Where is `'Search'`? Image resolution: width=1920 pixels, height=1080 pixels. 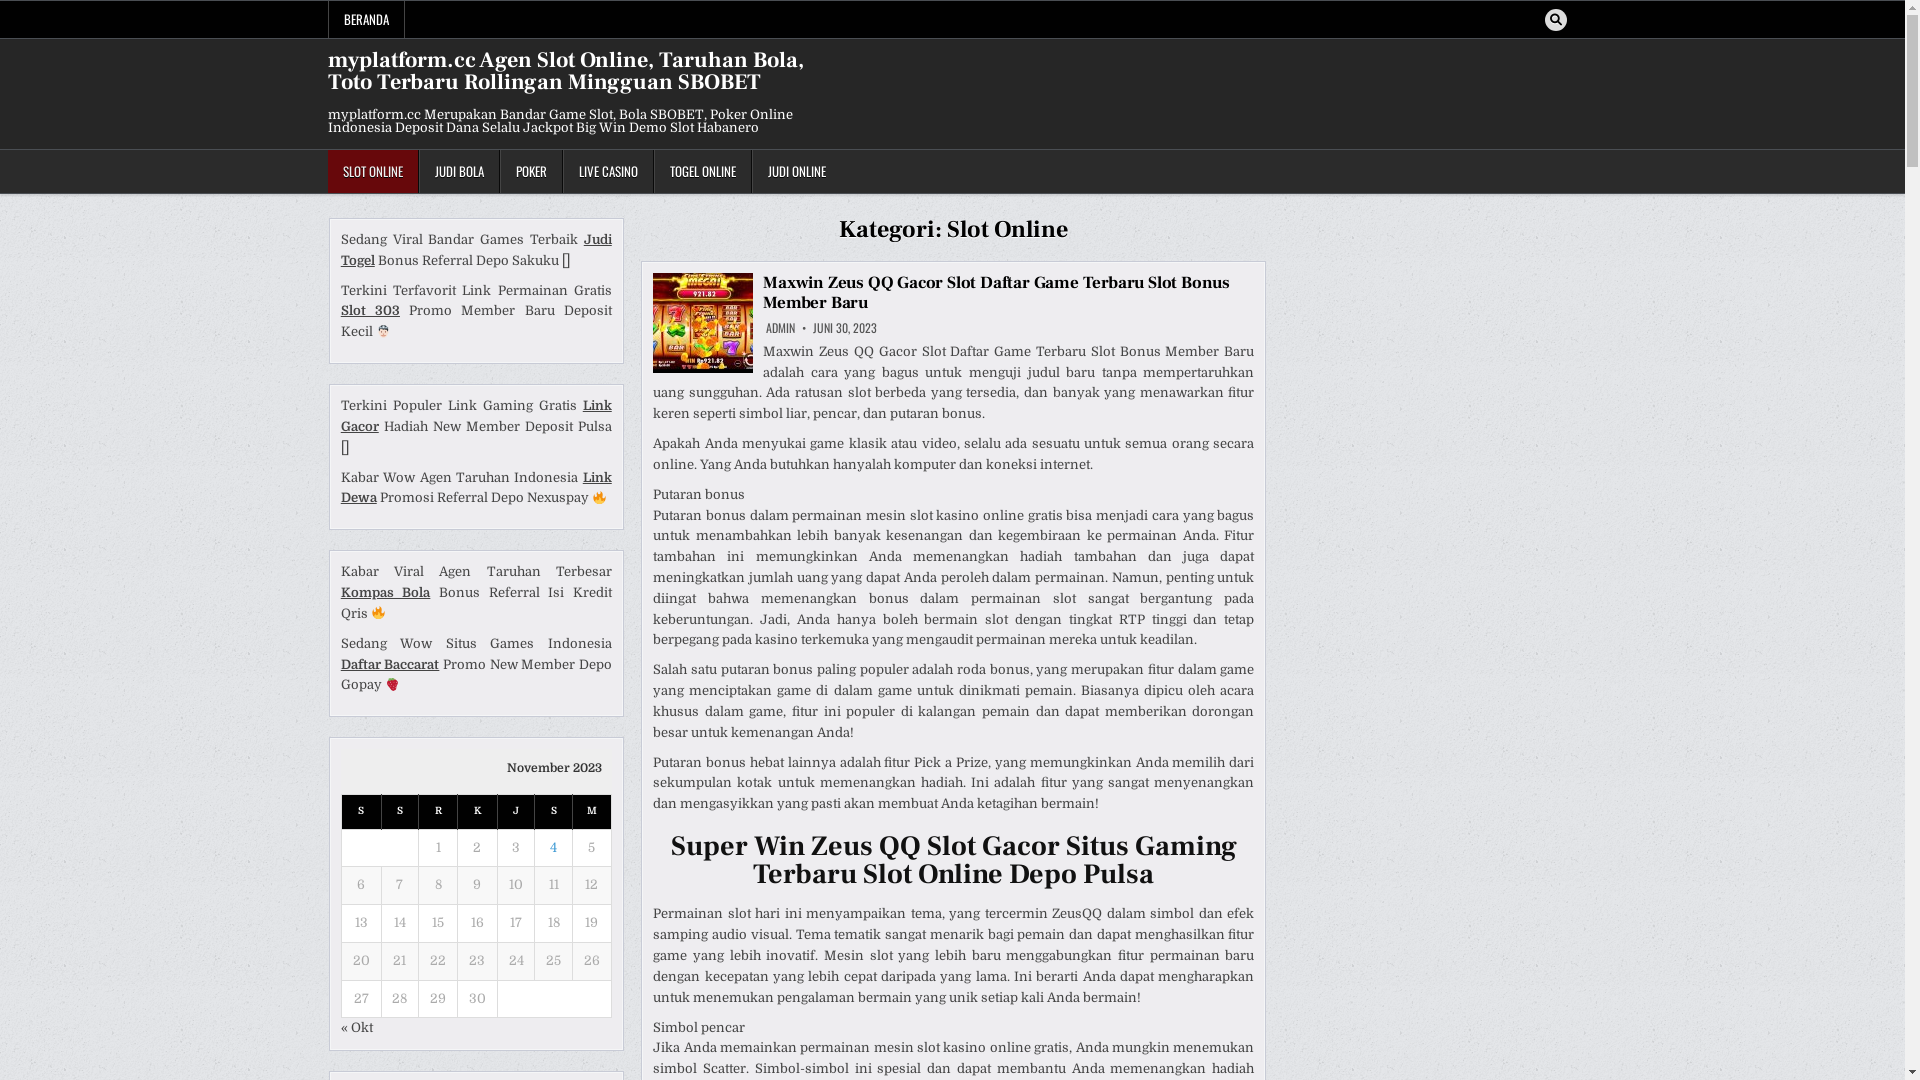
'Search' is located at coordinates (1554, 19).